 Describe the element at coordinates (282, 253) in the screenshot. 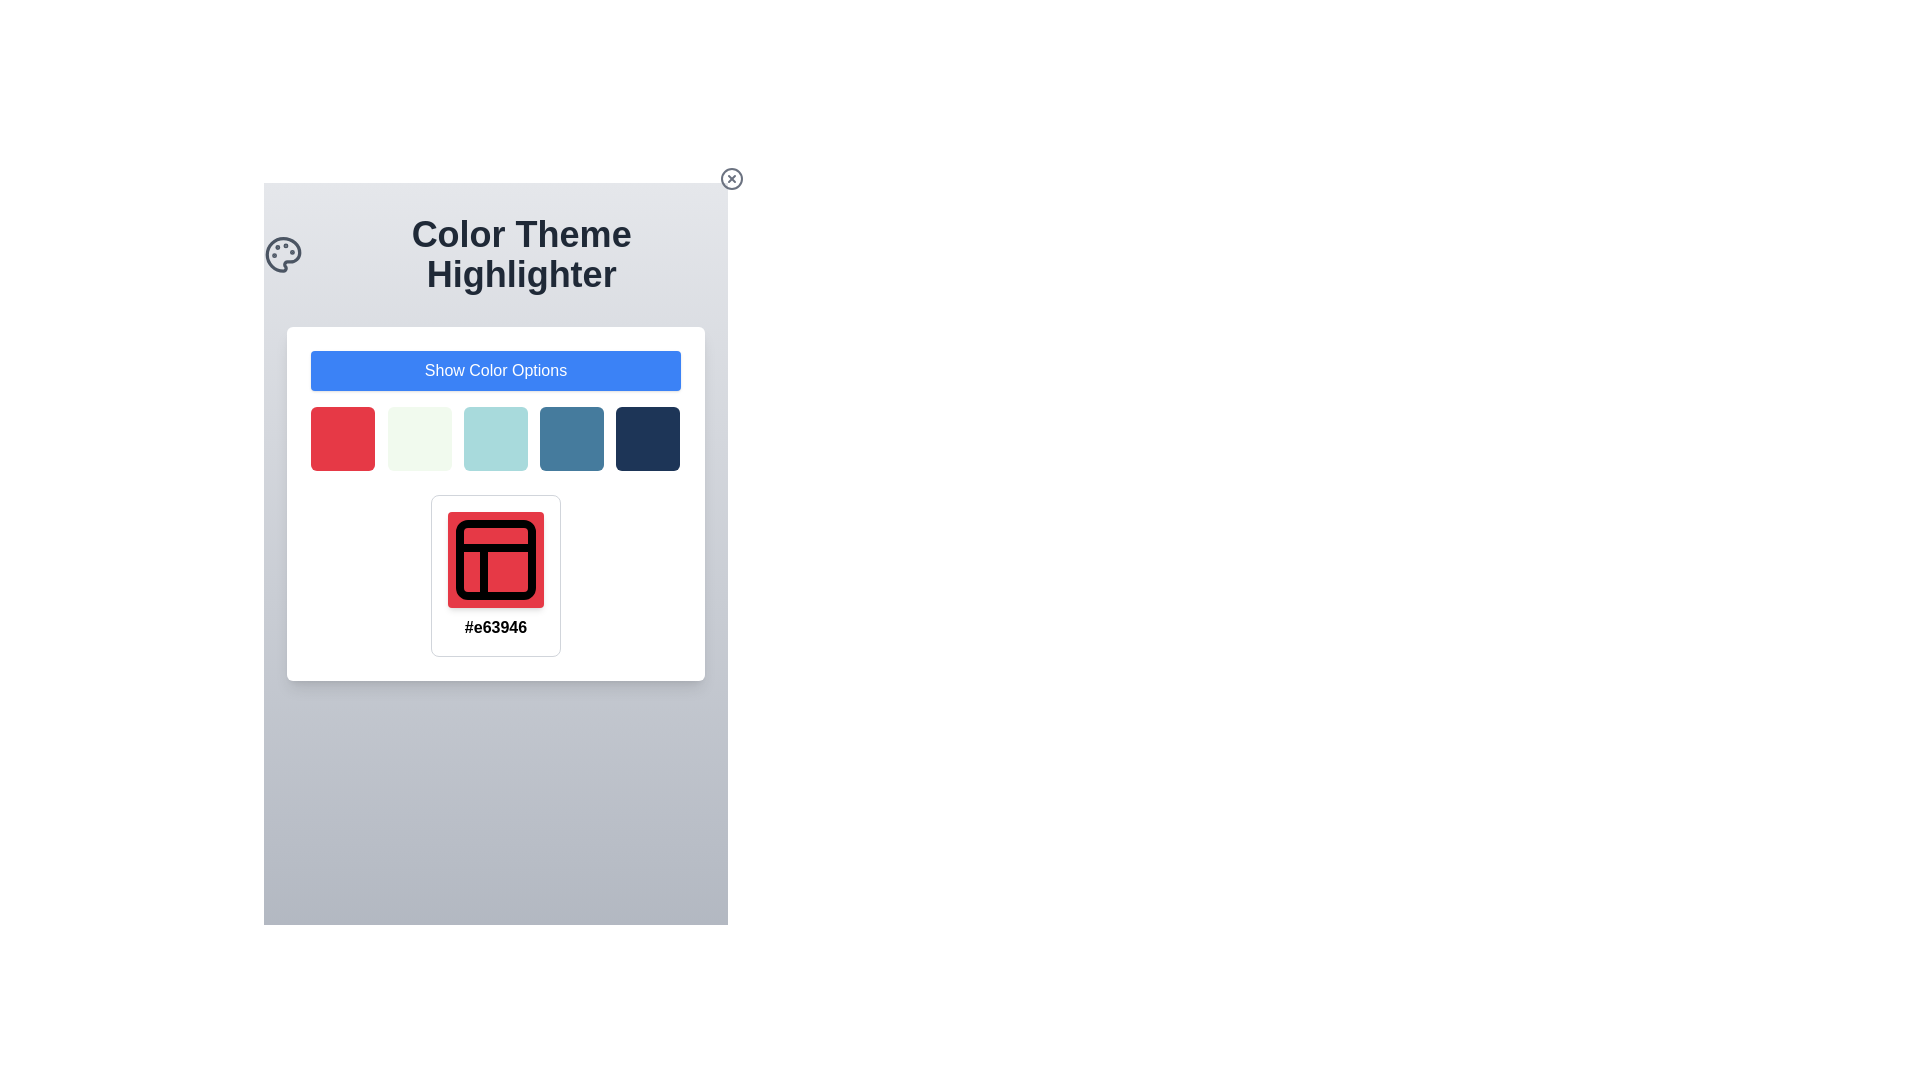

I see `the stylized painting palette icon located to the far left of the text 'Color Theme Highlighter'` at that location.